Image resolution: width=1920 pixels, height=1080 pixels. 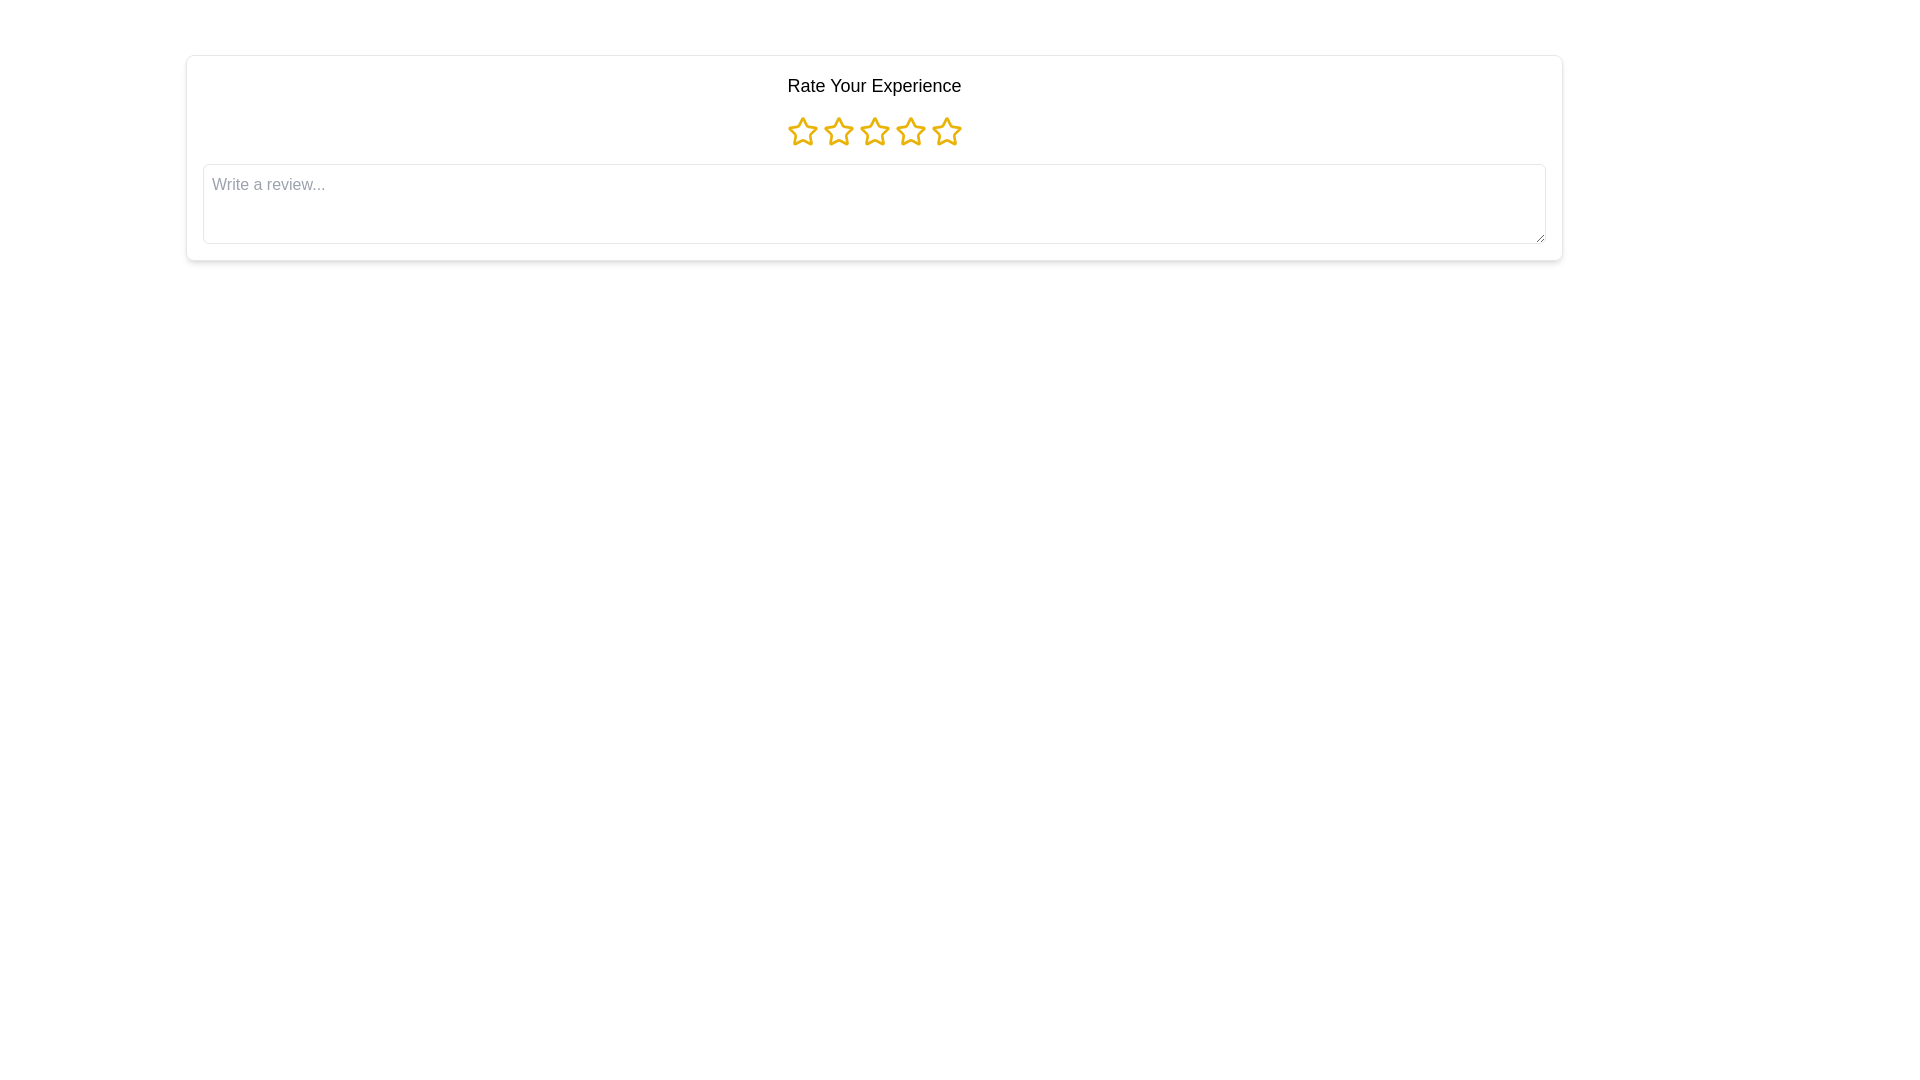 What do you see at coordinates (802, 131) in the screenshot?
I see `the first star-shaped icon in the rating widget` at bounding box center [802, 131].